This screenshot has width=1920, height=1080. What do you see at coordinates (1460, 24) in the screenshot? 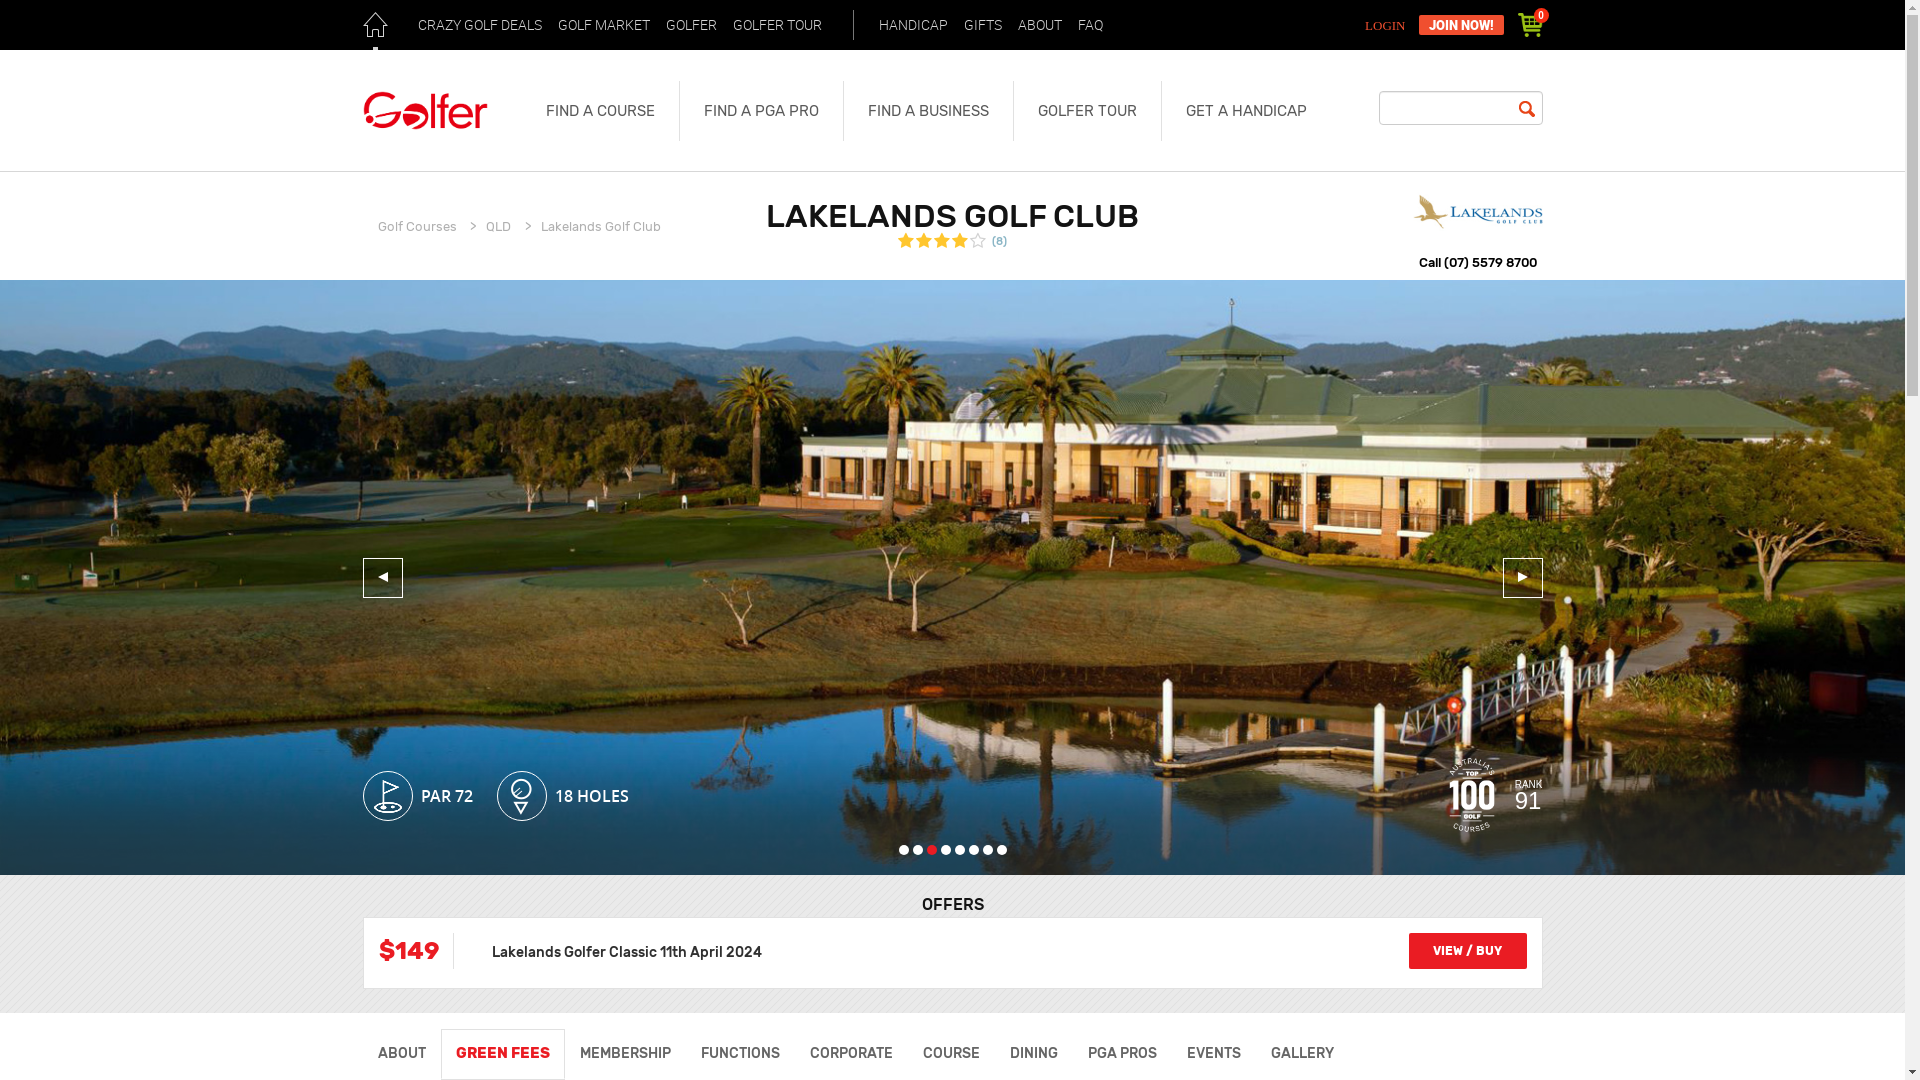
I see `'JOIN NOW!'` at bounding box center [1460, 24].